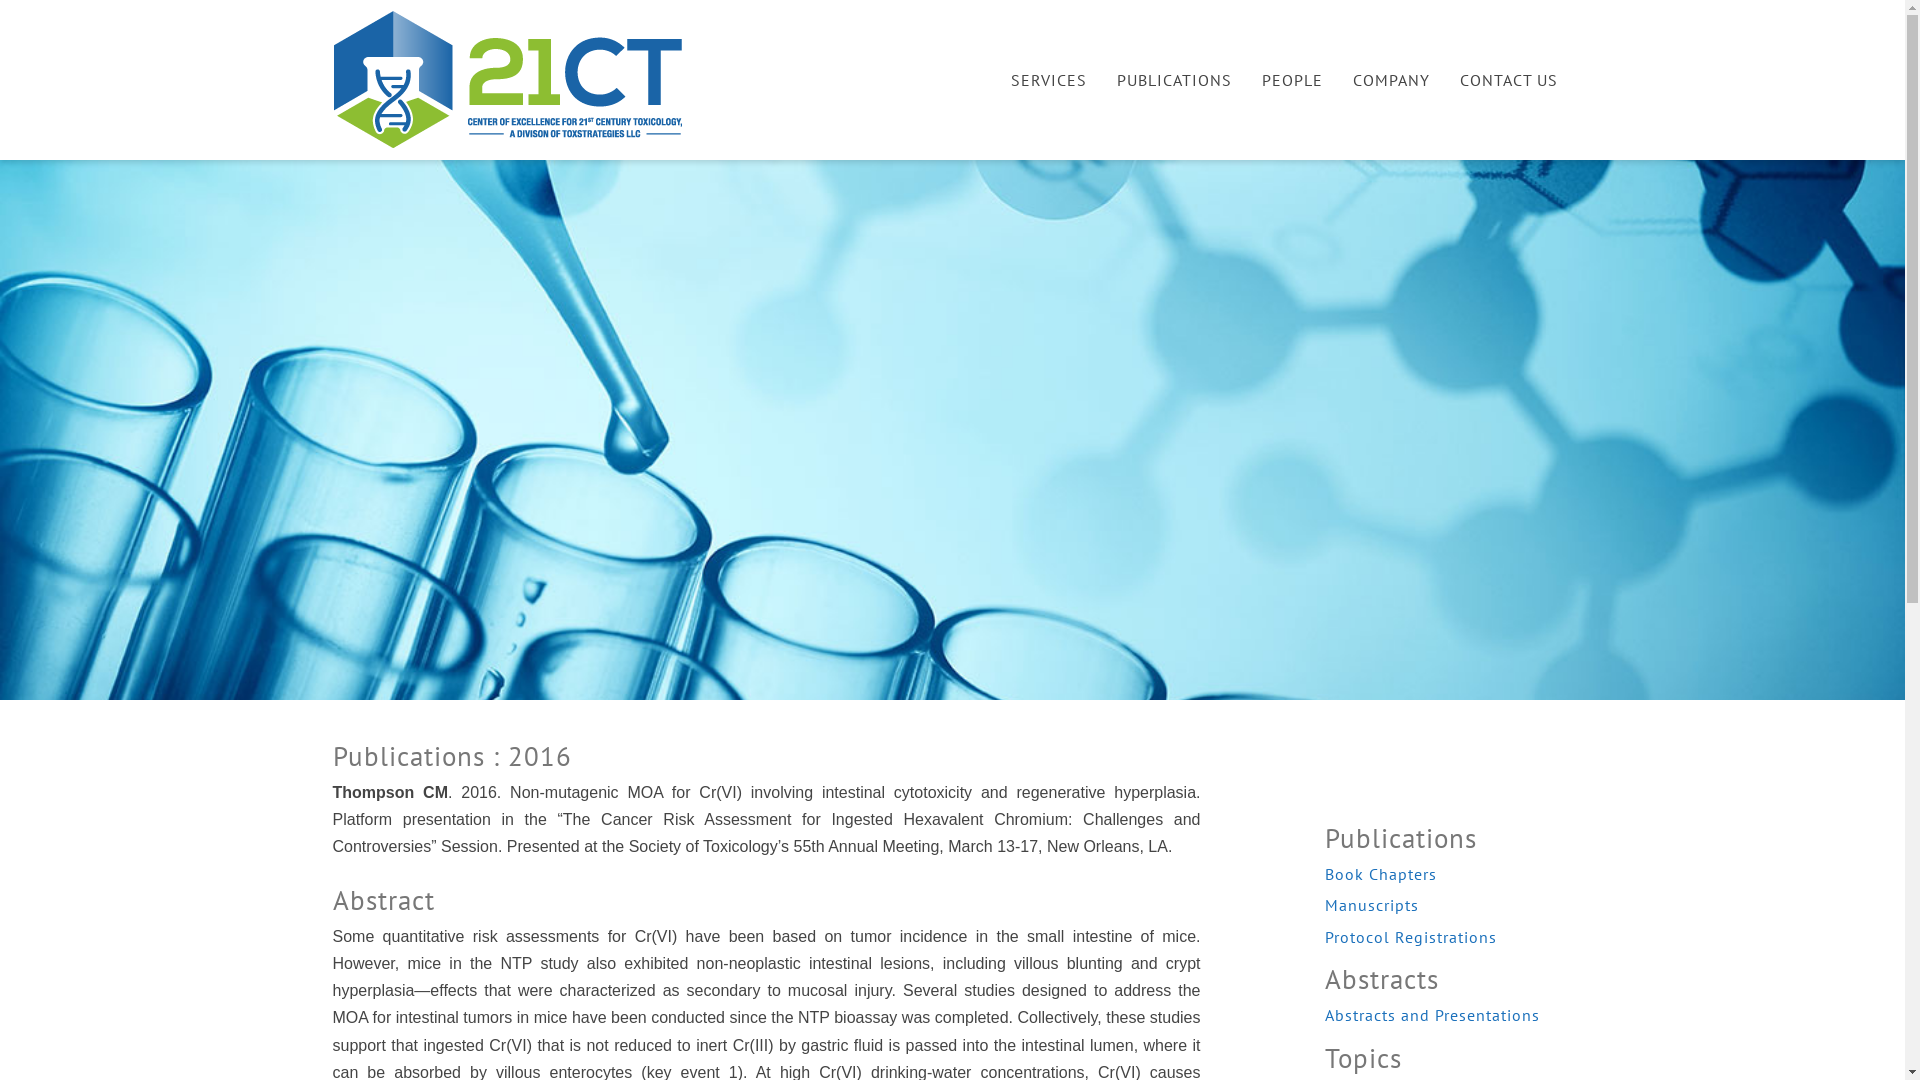 This screenshot has width=1920, height=1080. Describe the element at coordinates (1448, 874) in the screenshot. I see `'Book Chapters'` at that location.